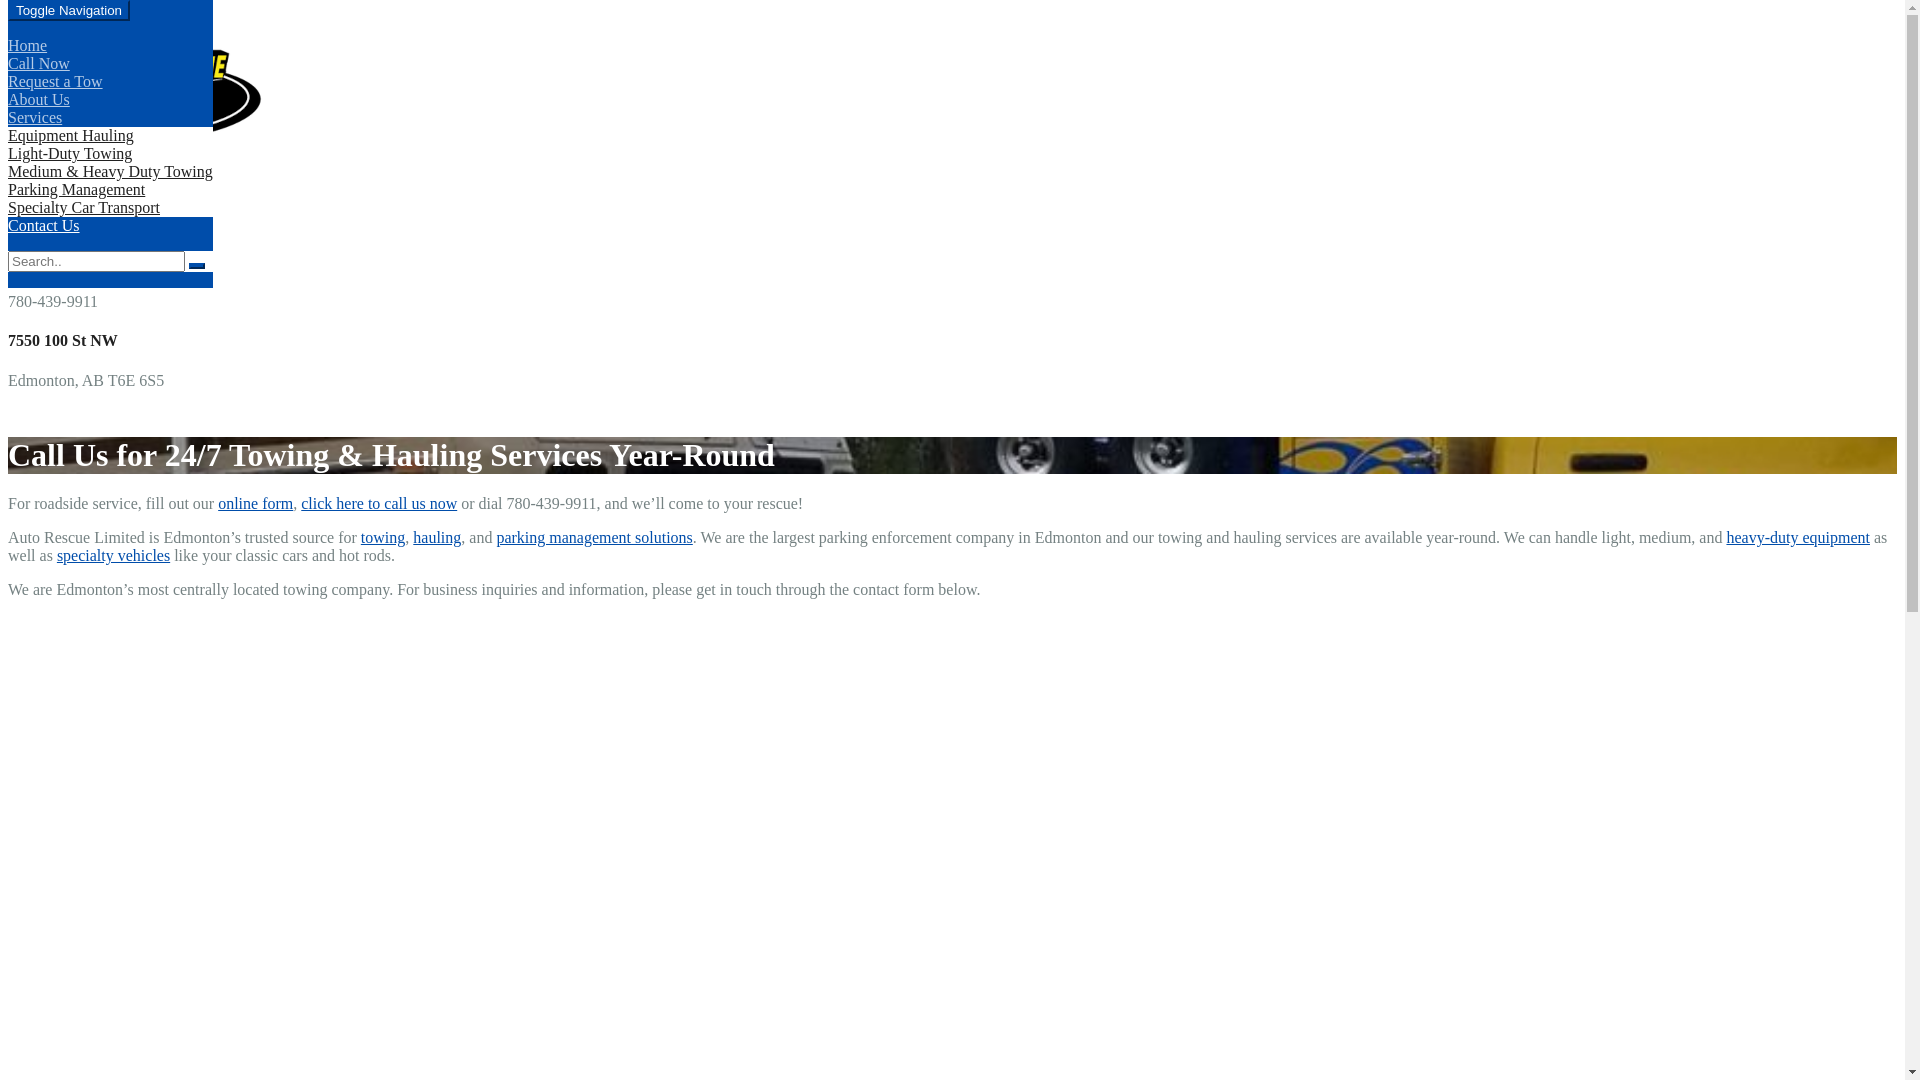 This screenshot has height=1080, width=1920. Describe the element at coordinates (34, 117) in the screenshot. I see `'Services'` at that location.